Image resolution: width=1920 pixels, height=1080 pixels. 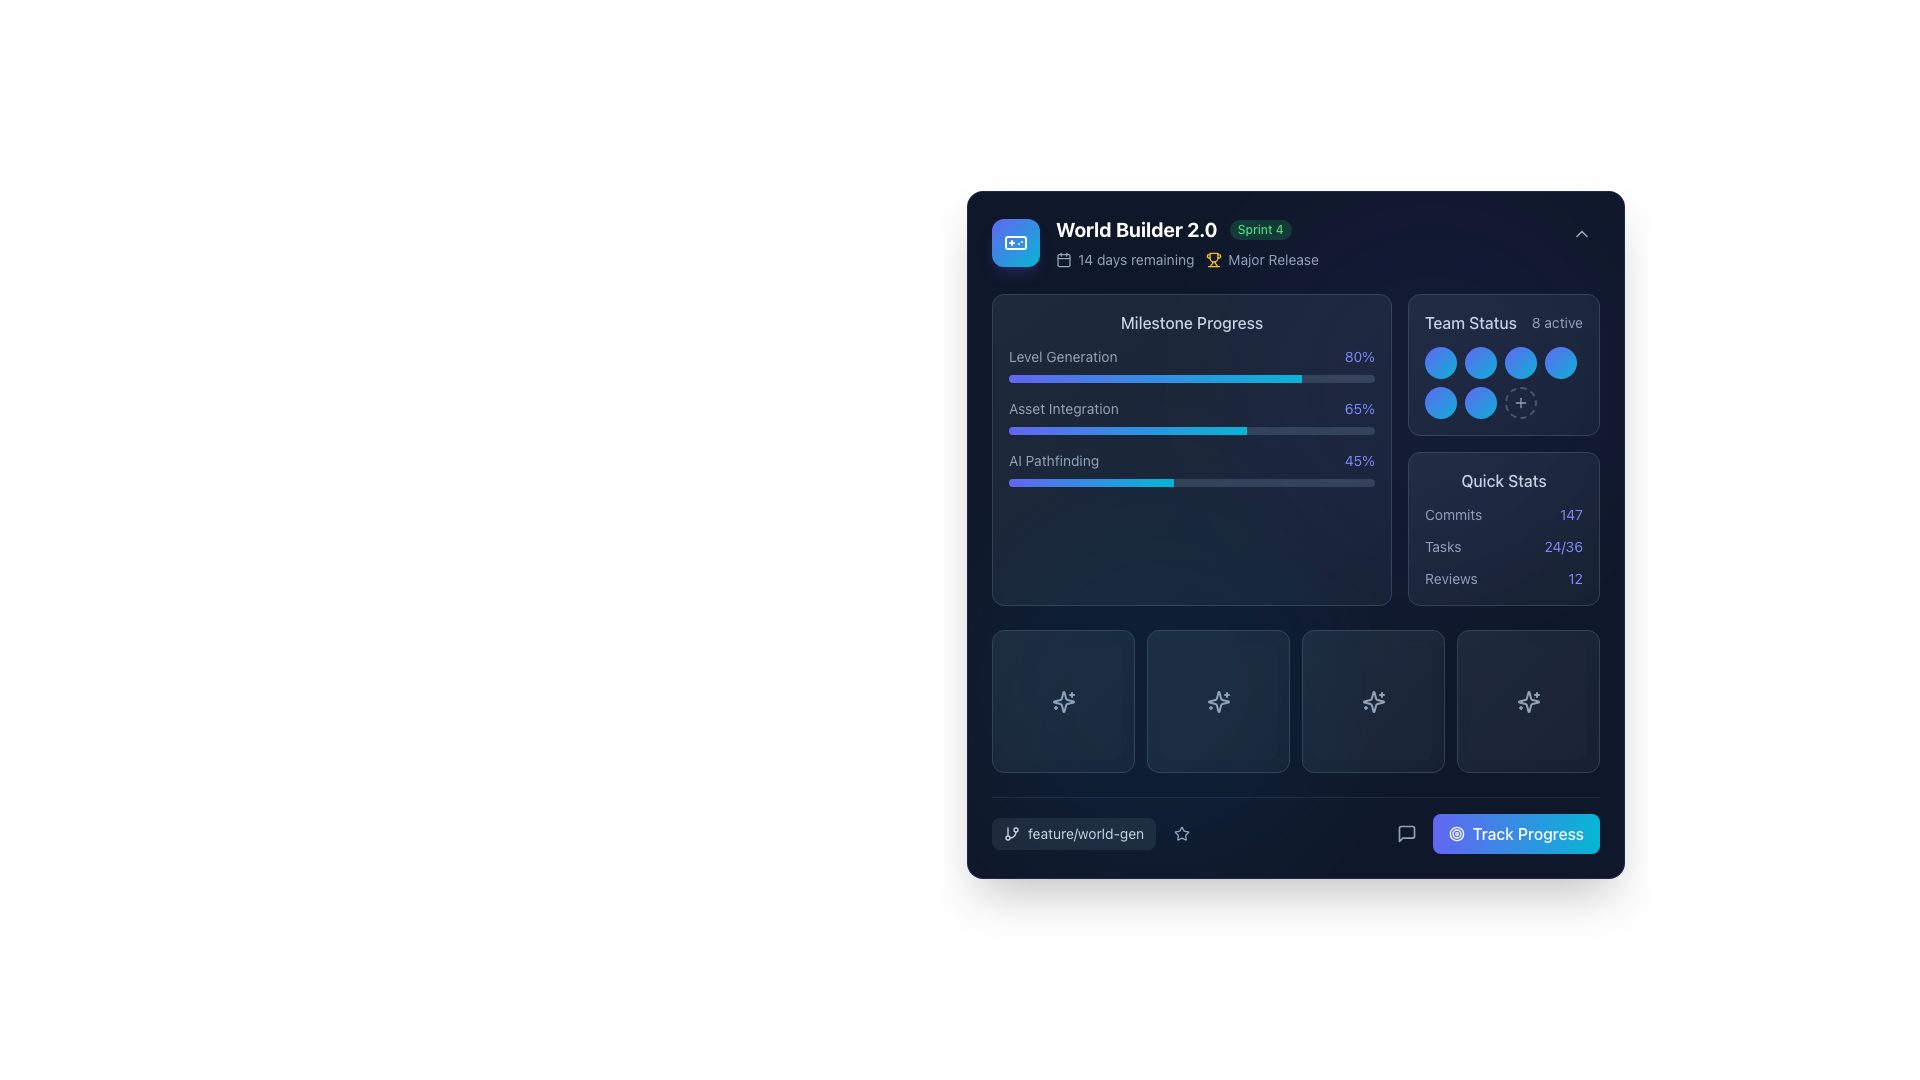 I want to click on the third interactive card or button in the 'Milestone Progress' section, which is designed for viewing or interacting with milestone details, so click(x=1296, y=700).